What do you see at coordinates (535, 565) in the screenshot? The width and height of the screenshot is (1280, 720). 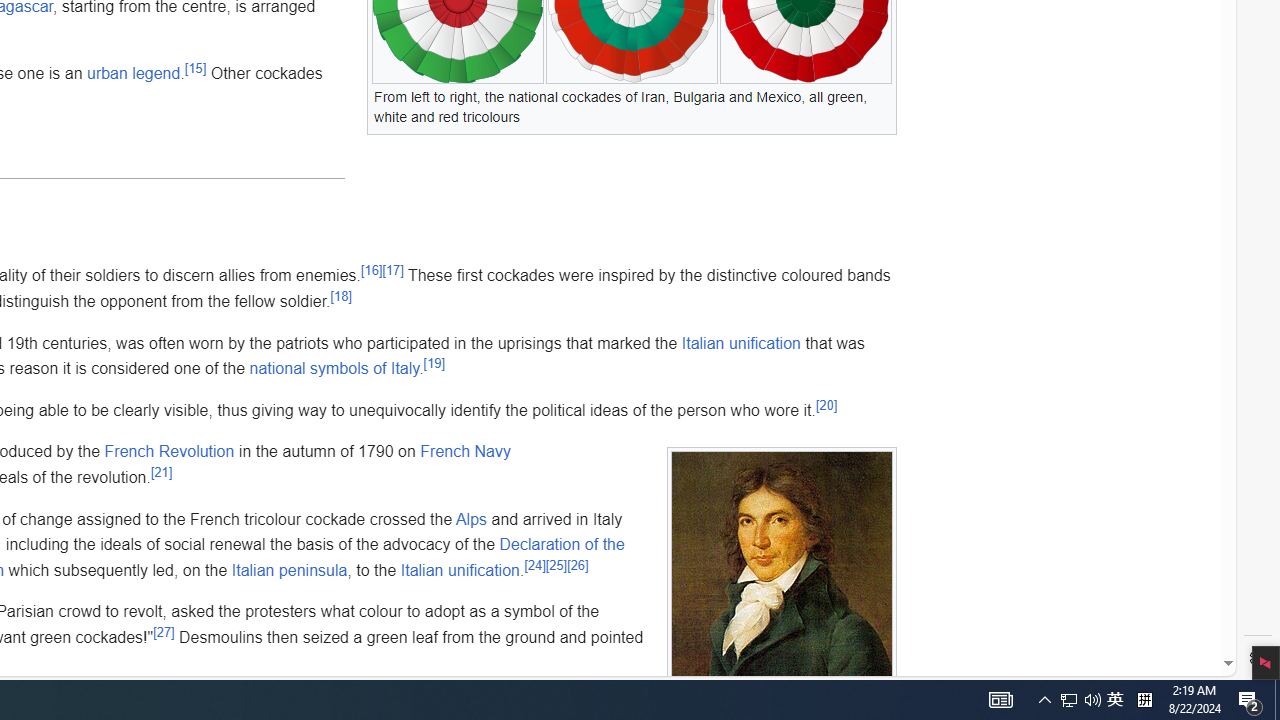 I see `'[24]'` at bounding box center [535, 565].